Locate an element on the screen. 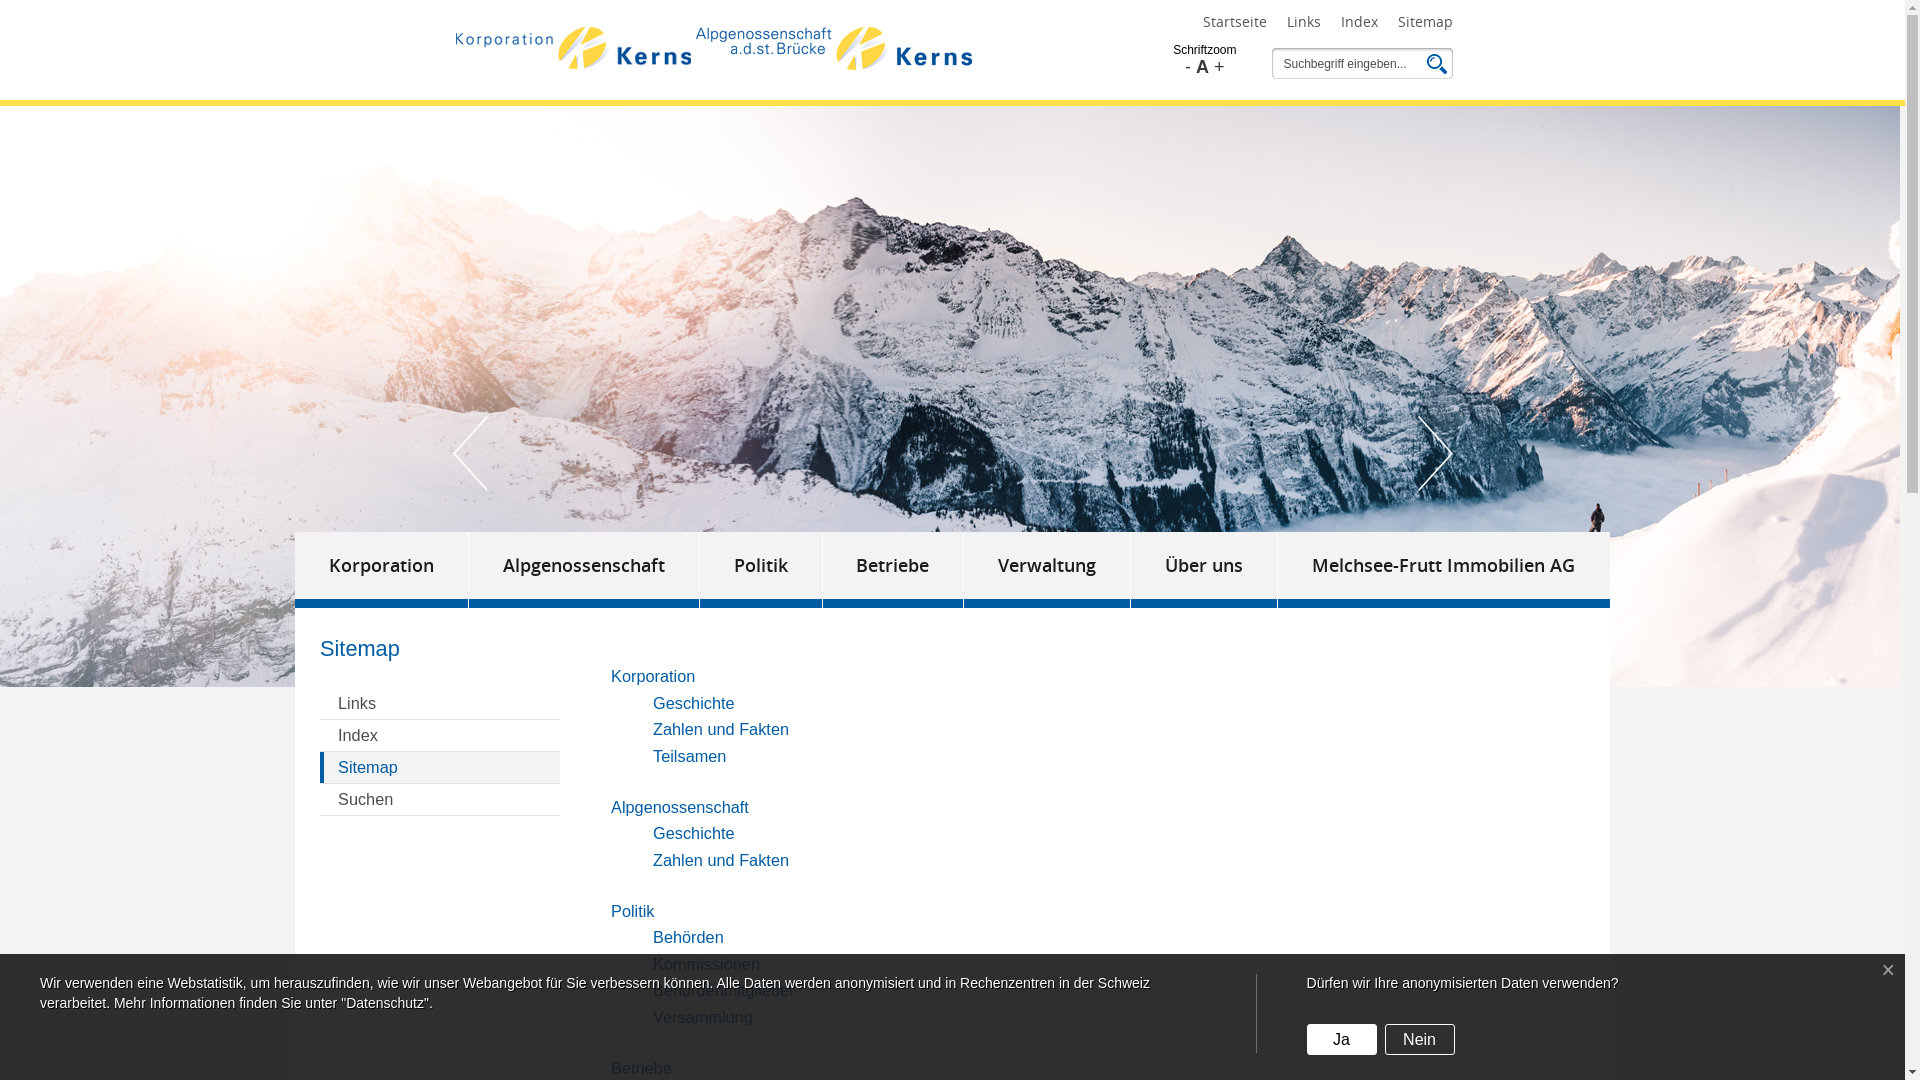 Image resolution: width=1920 pixels, height=1080 pixels. 'Kommissionen' is located at coordinates (706, 963).